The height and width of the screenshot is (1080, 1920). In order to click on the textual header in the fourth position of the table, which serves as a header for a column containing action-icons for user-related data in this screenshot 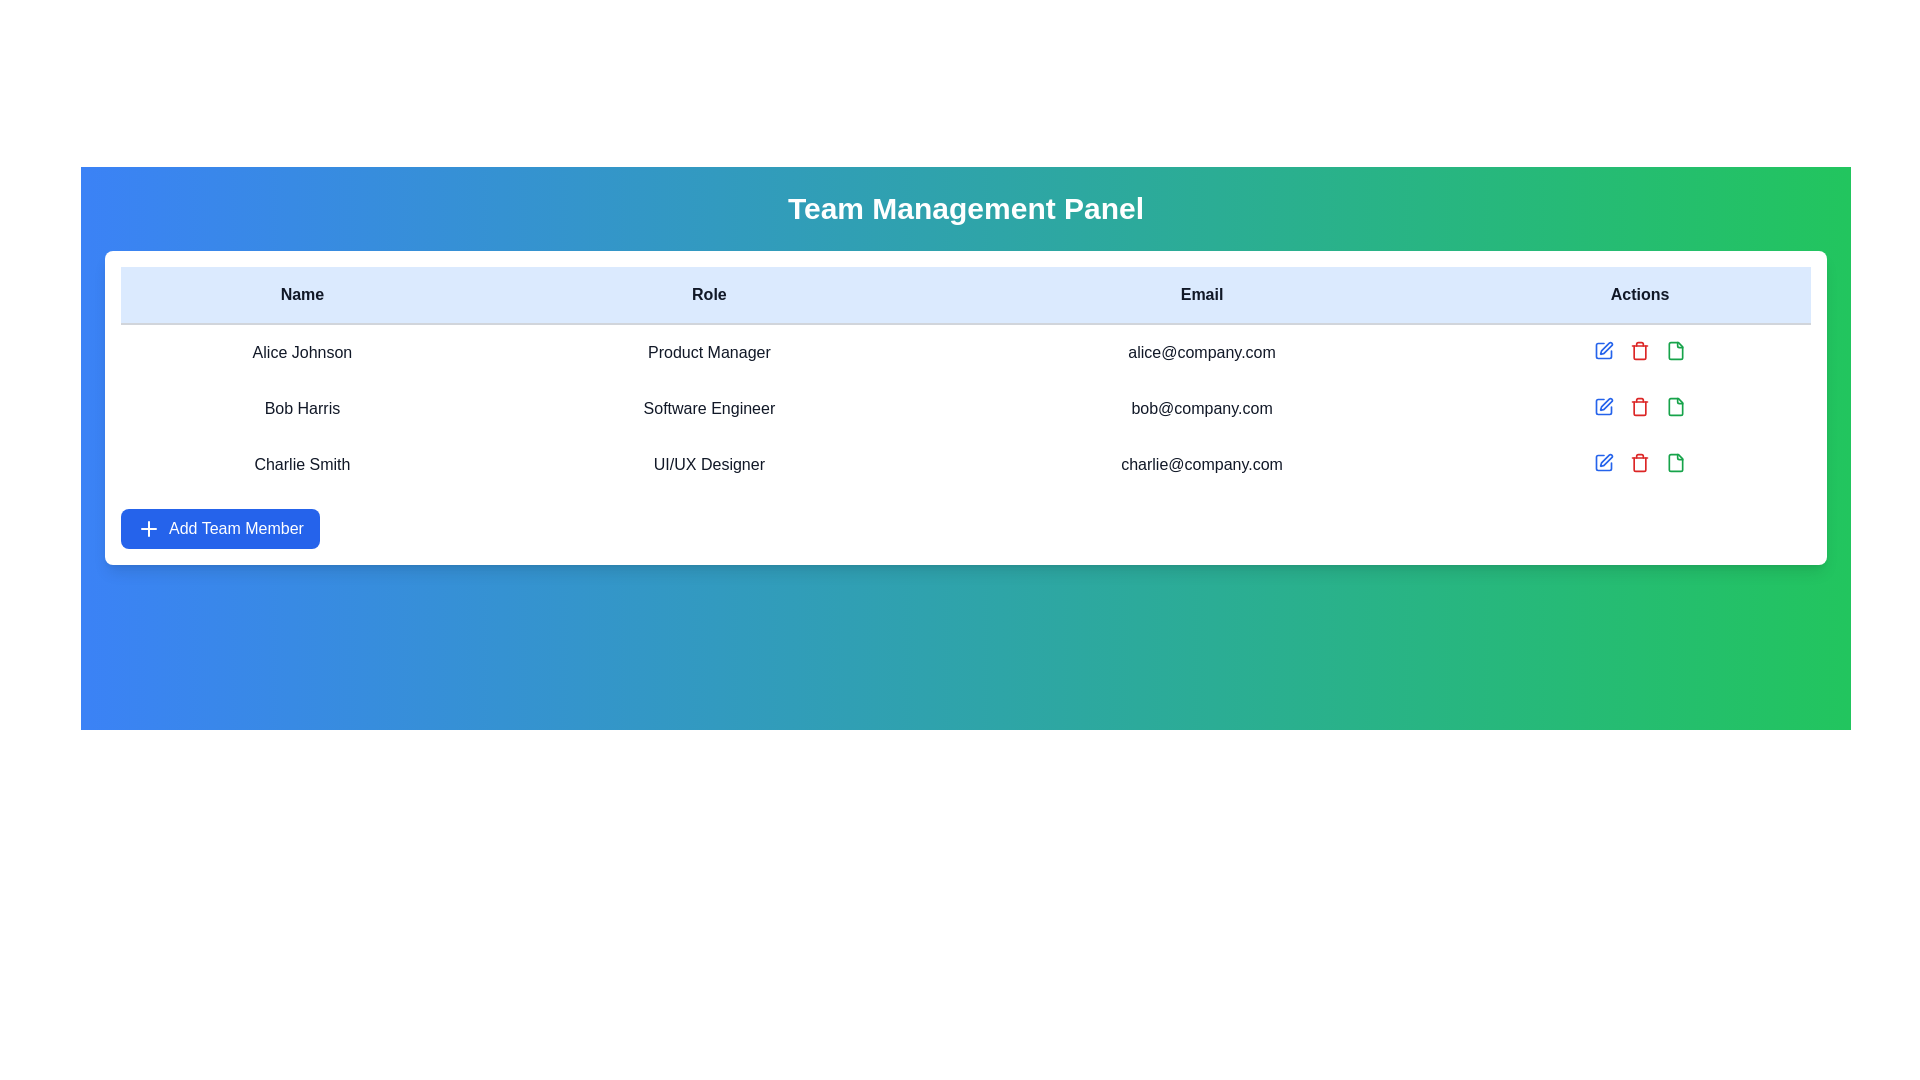, I will do `click(1640, 295)`.